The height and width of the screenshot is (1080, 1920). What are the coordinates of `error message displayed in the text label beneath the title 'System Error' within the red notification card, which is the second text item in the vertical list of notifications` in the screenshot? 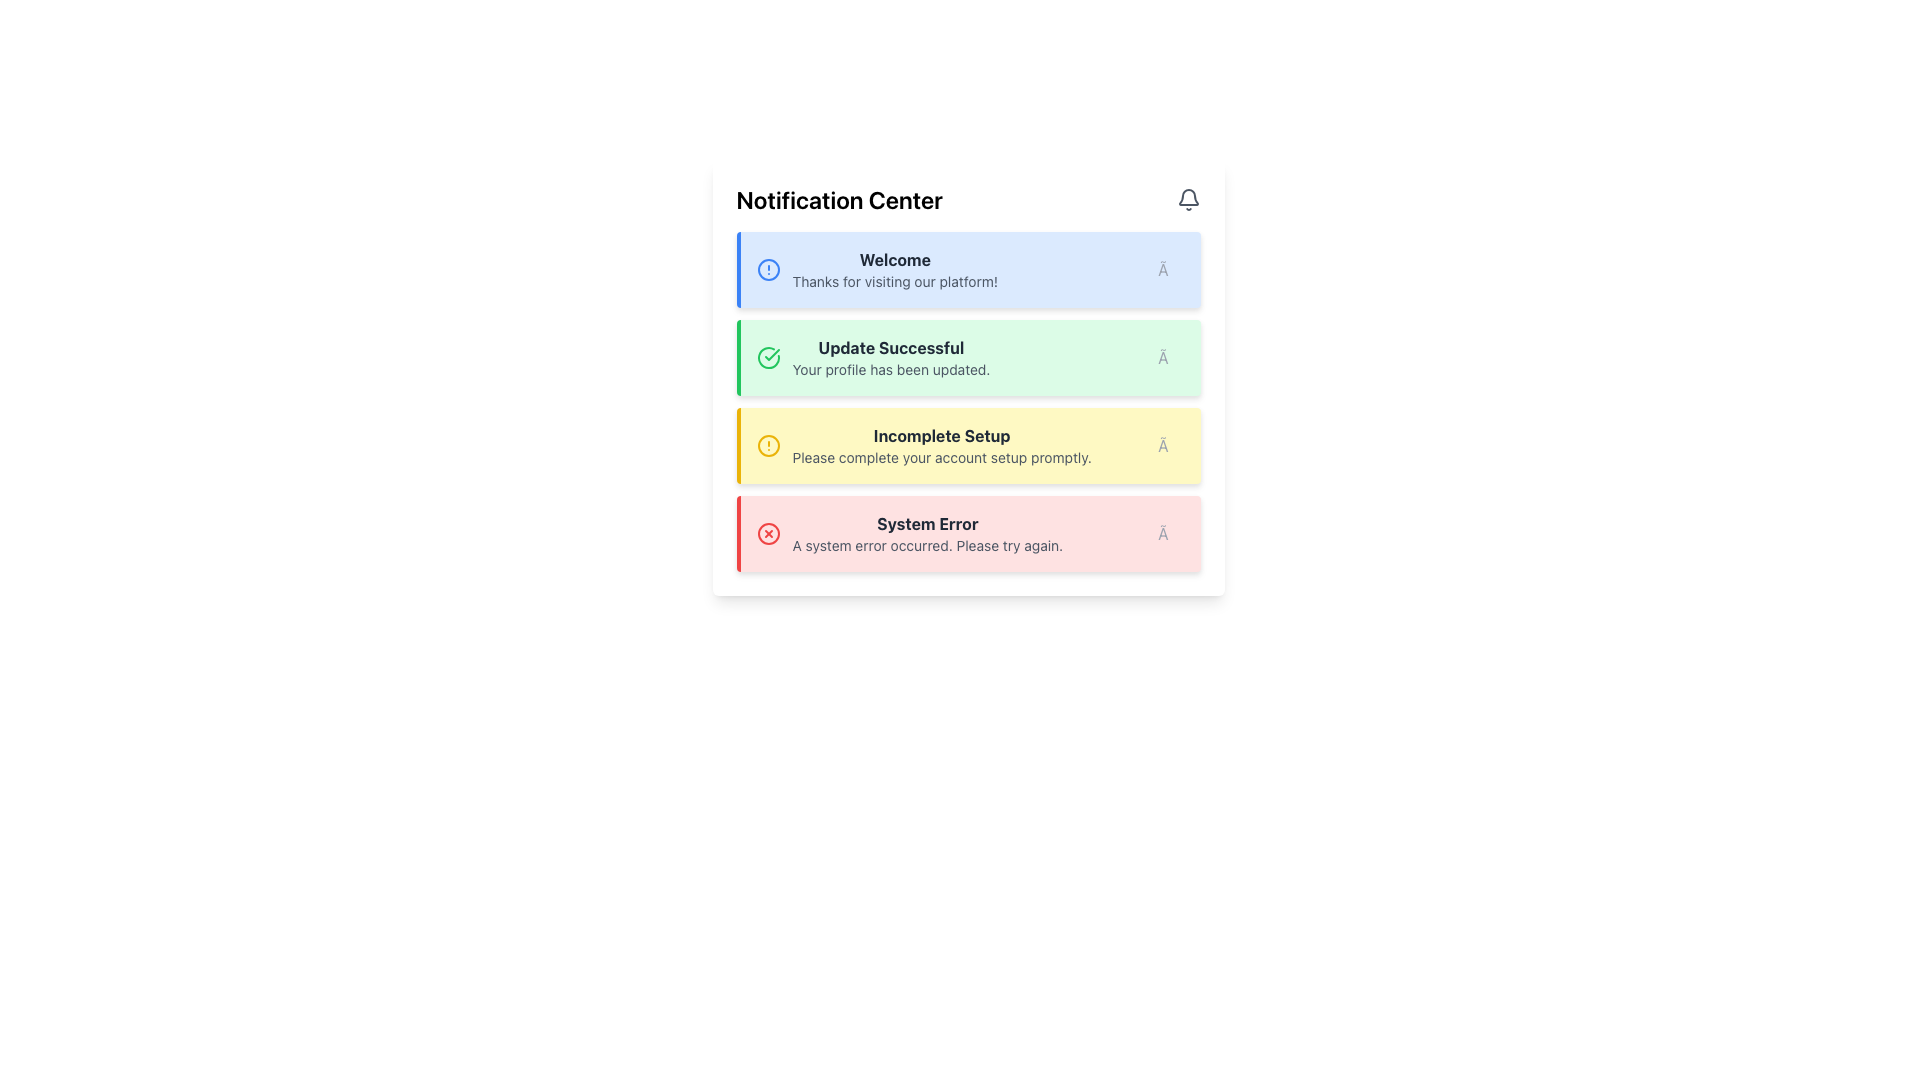 It's located at (926, 546).